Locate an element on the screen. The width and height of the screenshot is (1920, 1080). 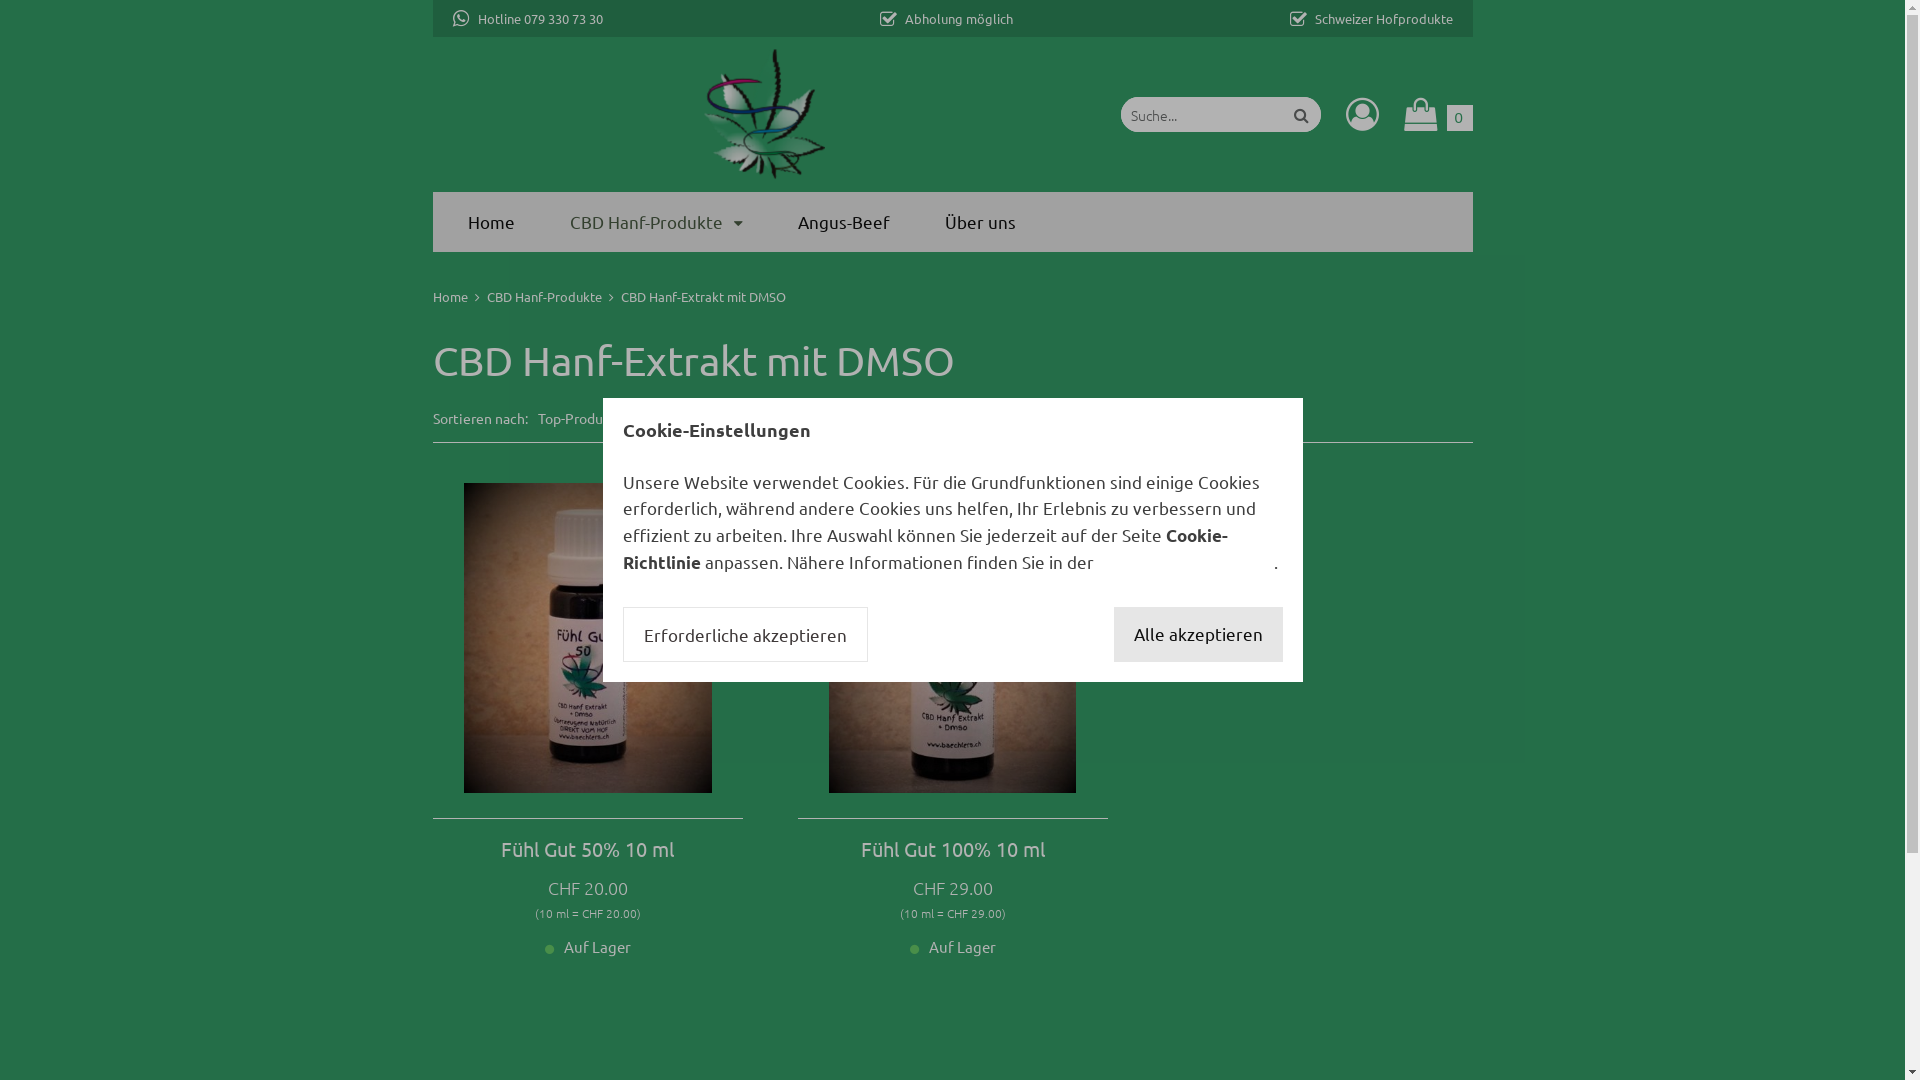
'CBD Hanf-Extrakt mit DMSO' is located at coordinates (702, 296).